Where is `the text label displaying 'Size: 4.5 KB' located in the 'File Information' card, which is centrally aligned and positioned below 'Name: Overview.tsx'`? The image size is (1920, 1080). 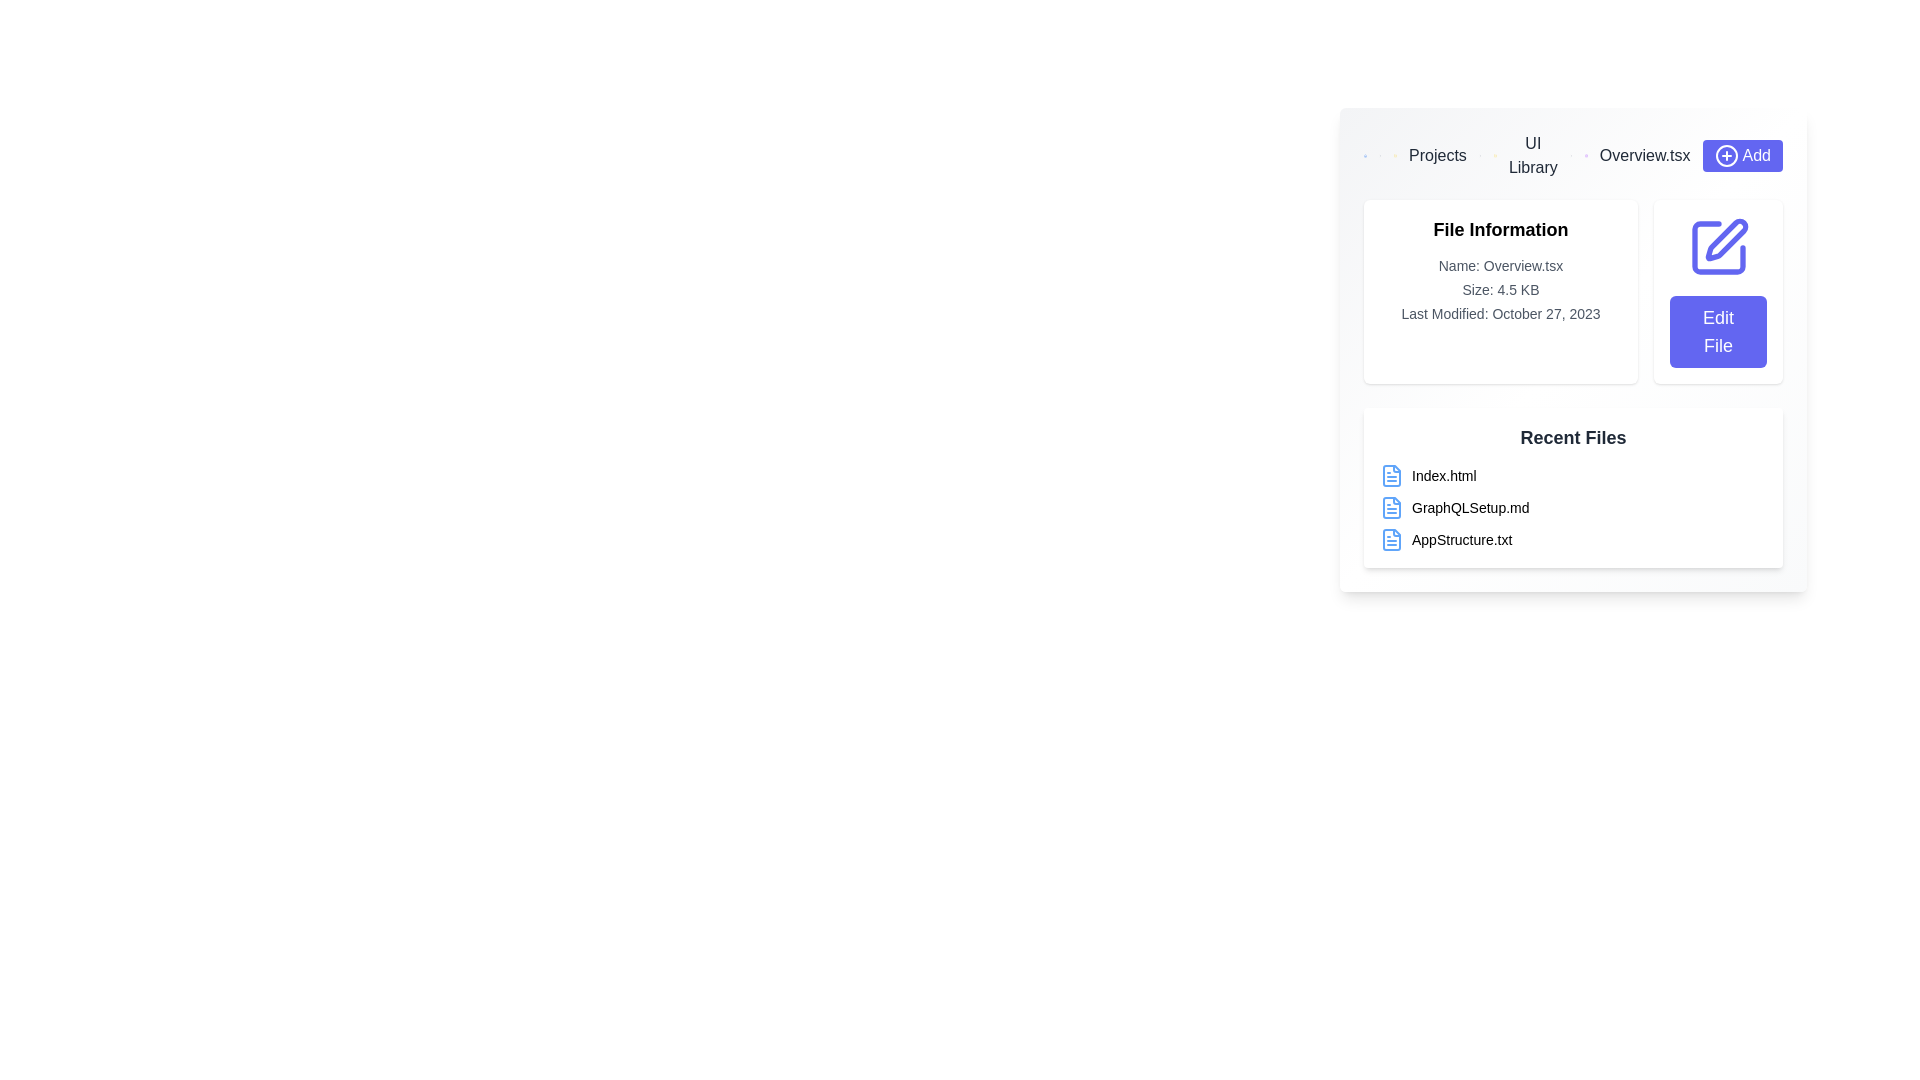
the text label displaying 'Size: 4.5 KB' located in the 'File Information' card, which is centrally aligned and positioned below 'Name: Overview.tsx' is located at coordinates (1501, 289).